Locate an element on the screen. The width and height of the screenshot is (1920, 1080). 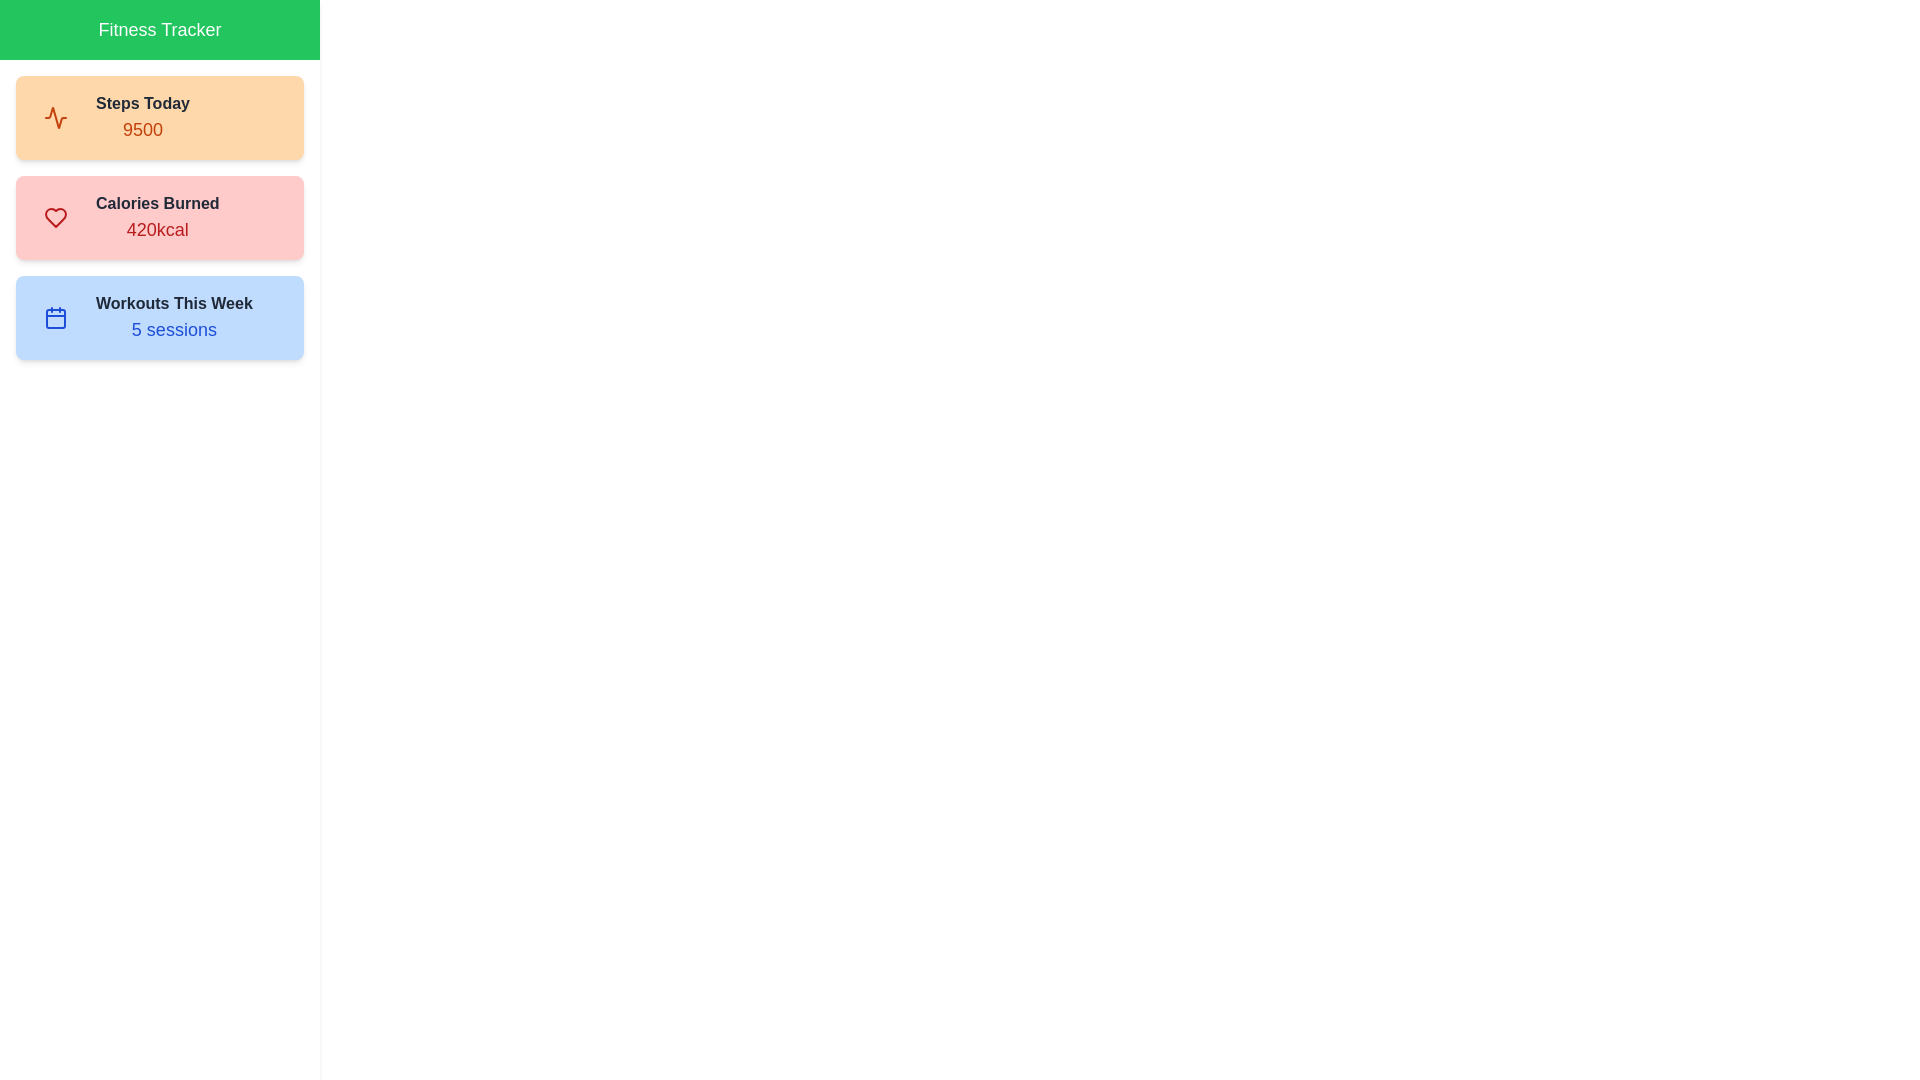
the stat Calories Burned to observe its hover effect is located at coordinates (158, 218).